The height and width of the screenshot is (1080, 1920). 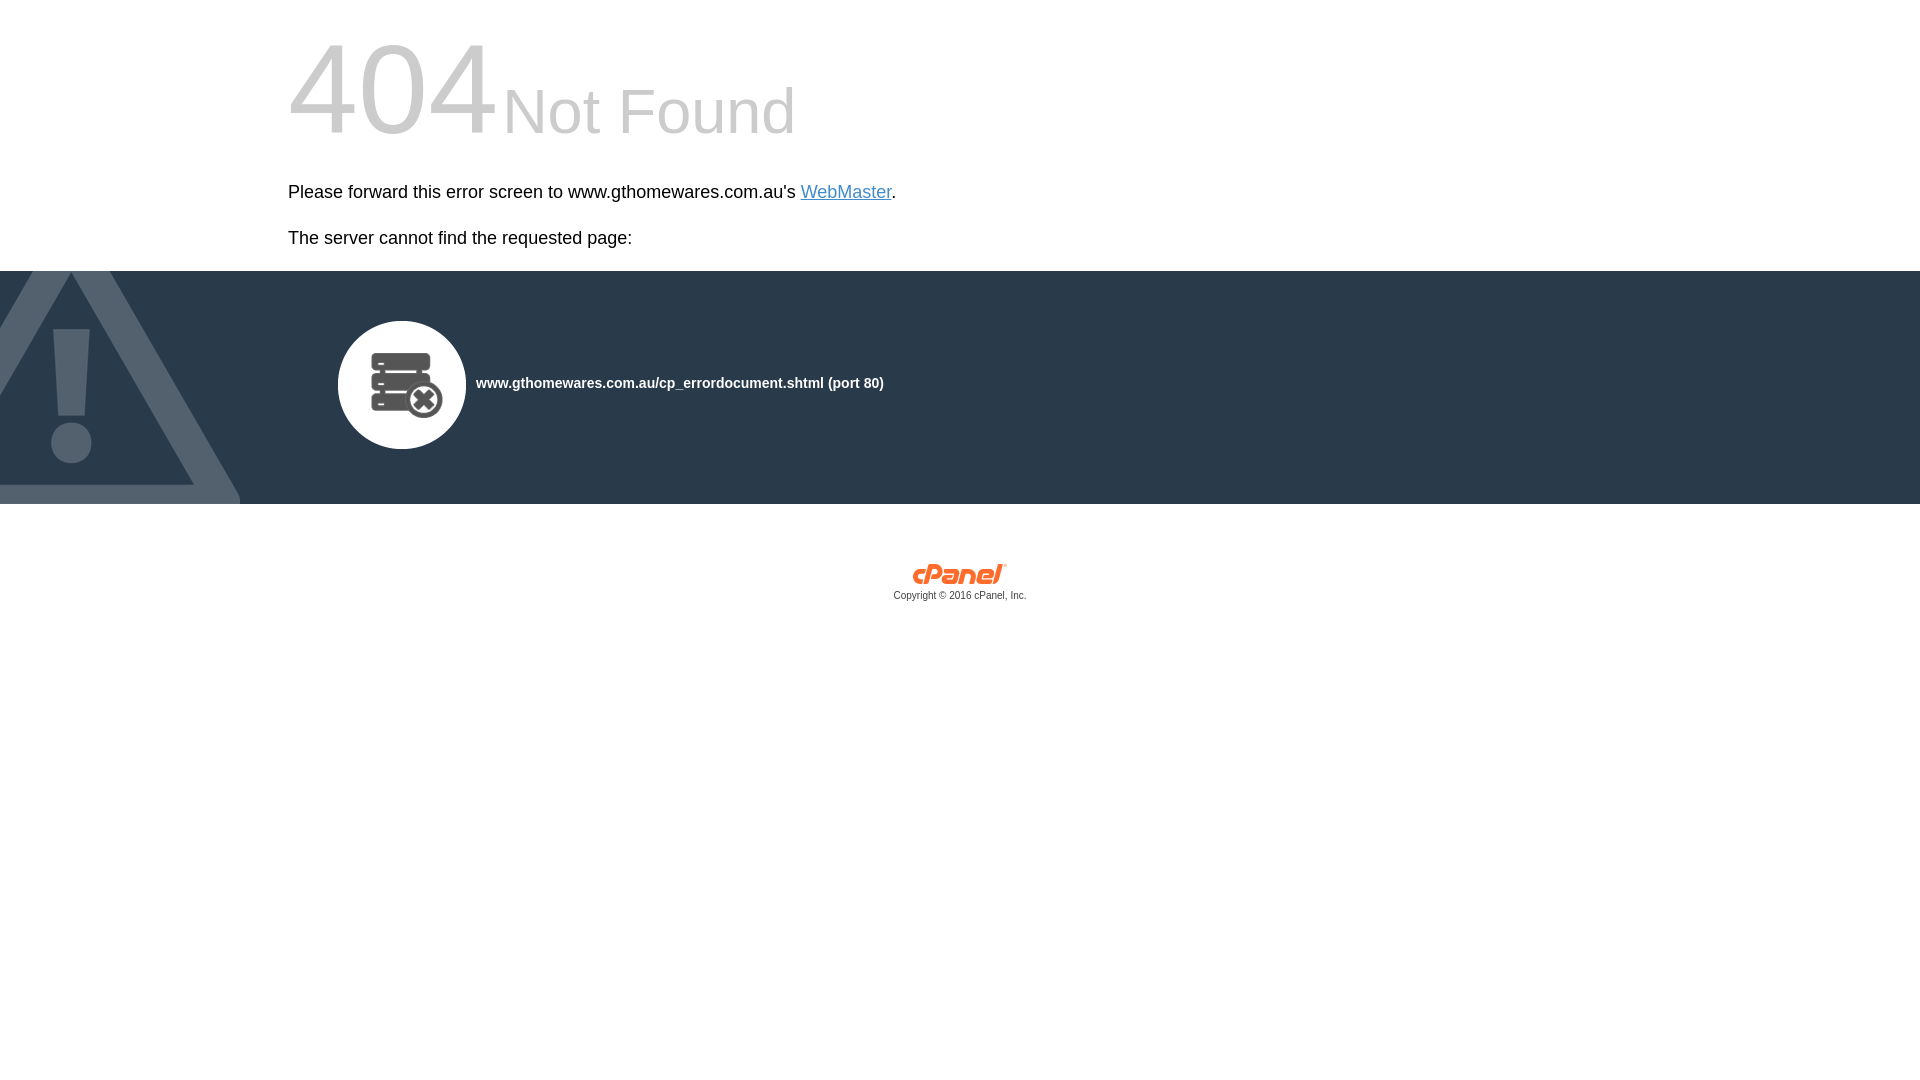 I want to click on 'WebMaster', so click(x=801, y=192).